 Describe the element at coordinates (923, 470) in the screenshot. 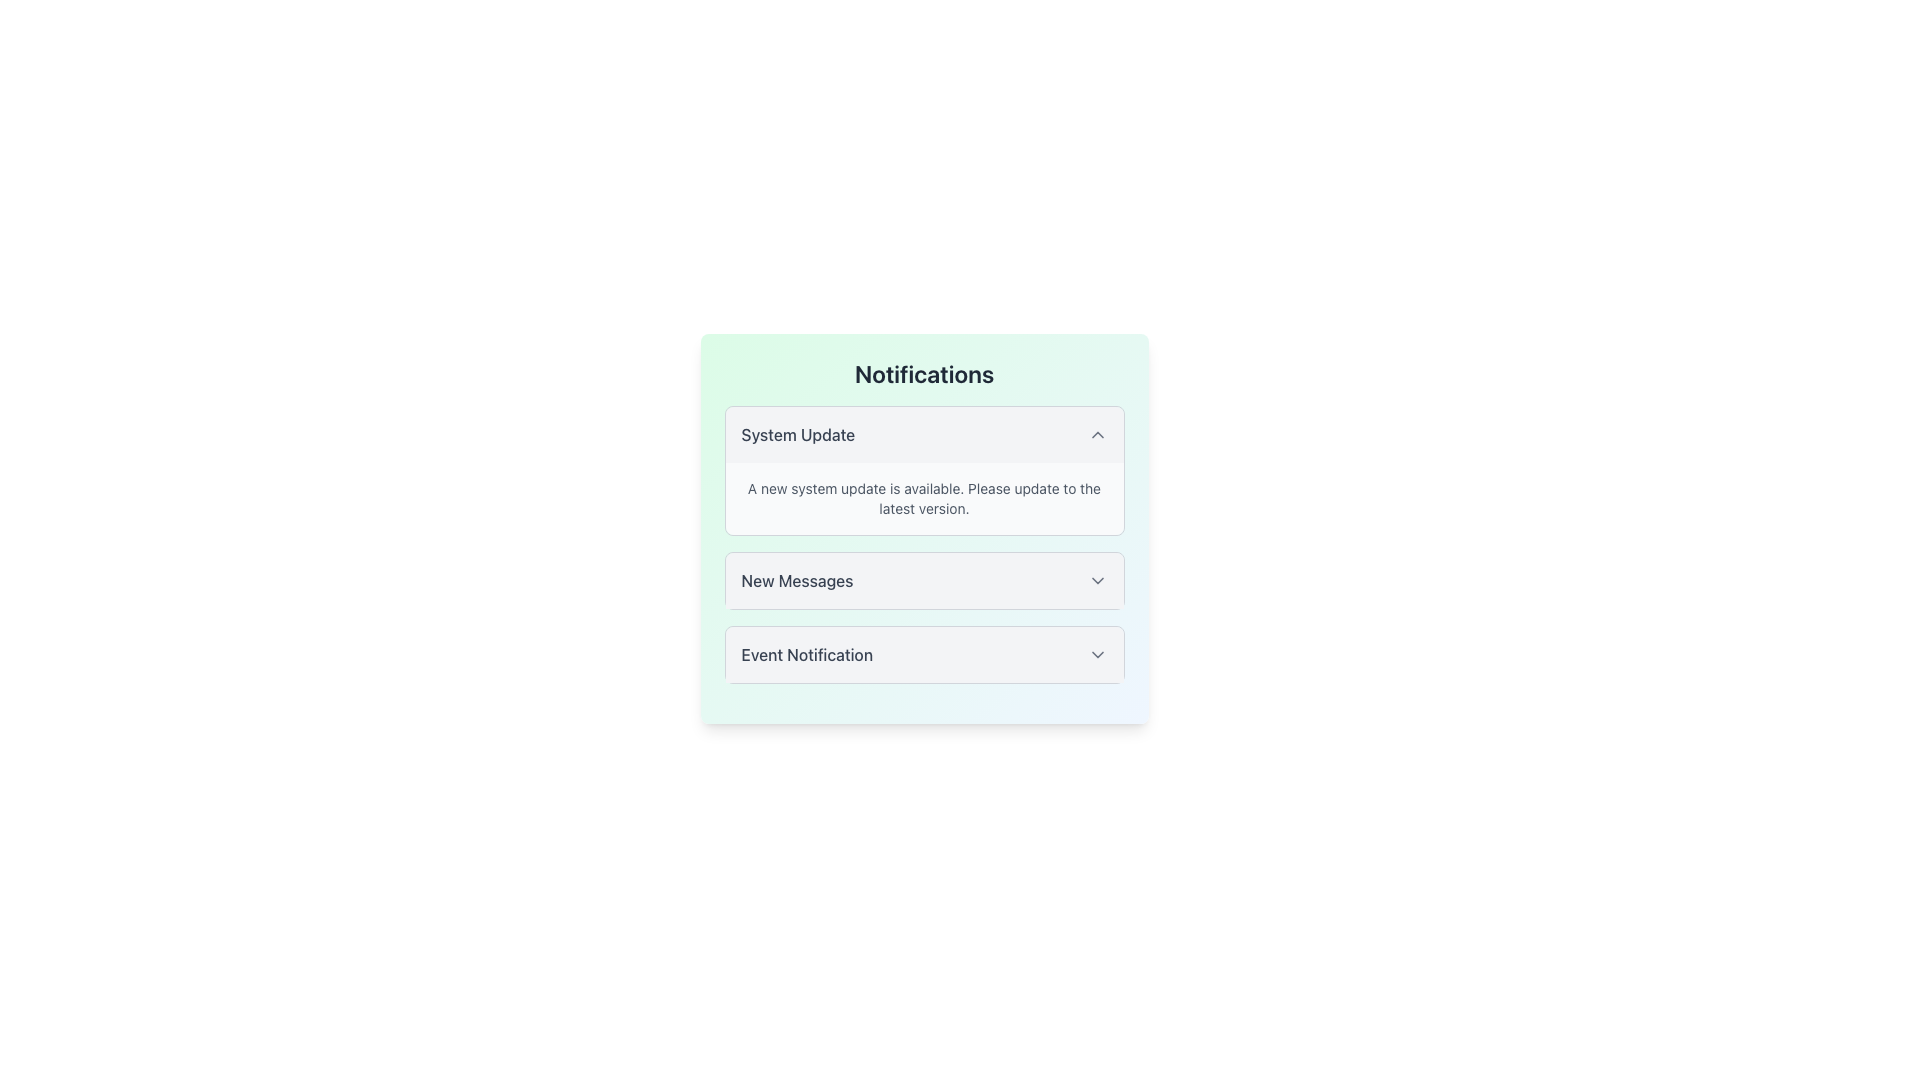

I see `the first notification section in the Notifications panel, which displays the title 'System Update' and contains a description about a new system update` at that location.